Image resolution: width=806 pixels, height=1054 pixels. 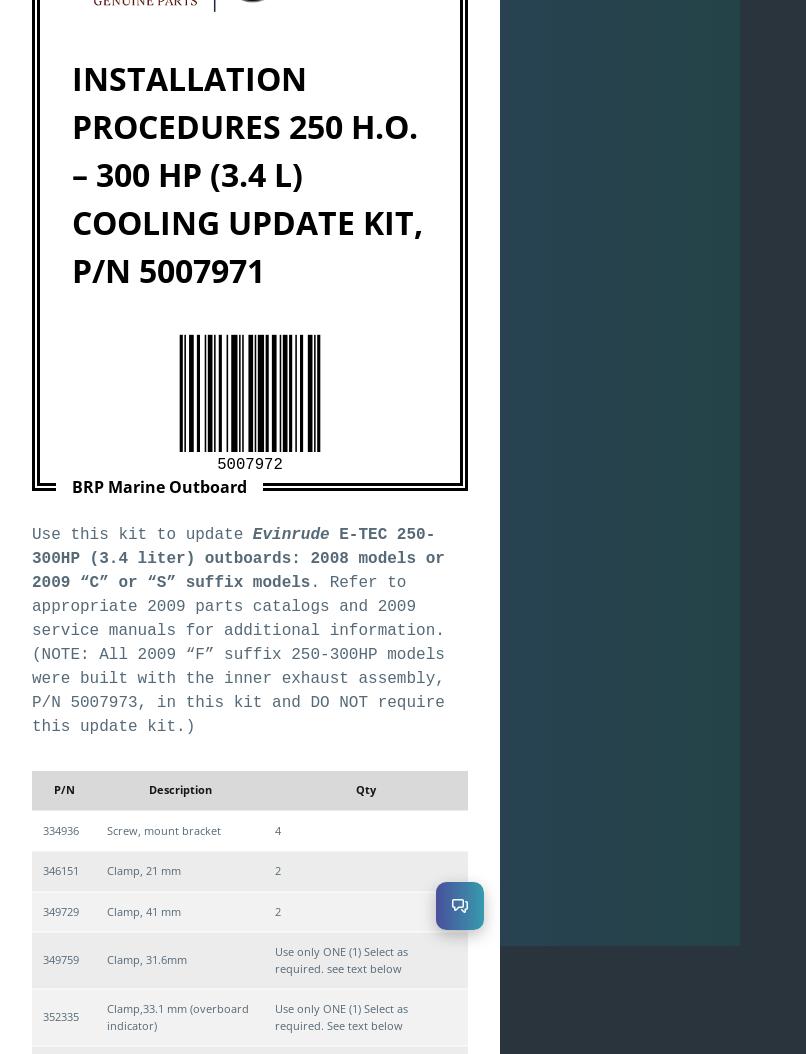 What do you see at coordinates (365, 789) in the screenshot?
I see `'Qty'` at bounding box center [365, 789].